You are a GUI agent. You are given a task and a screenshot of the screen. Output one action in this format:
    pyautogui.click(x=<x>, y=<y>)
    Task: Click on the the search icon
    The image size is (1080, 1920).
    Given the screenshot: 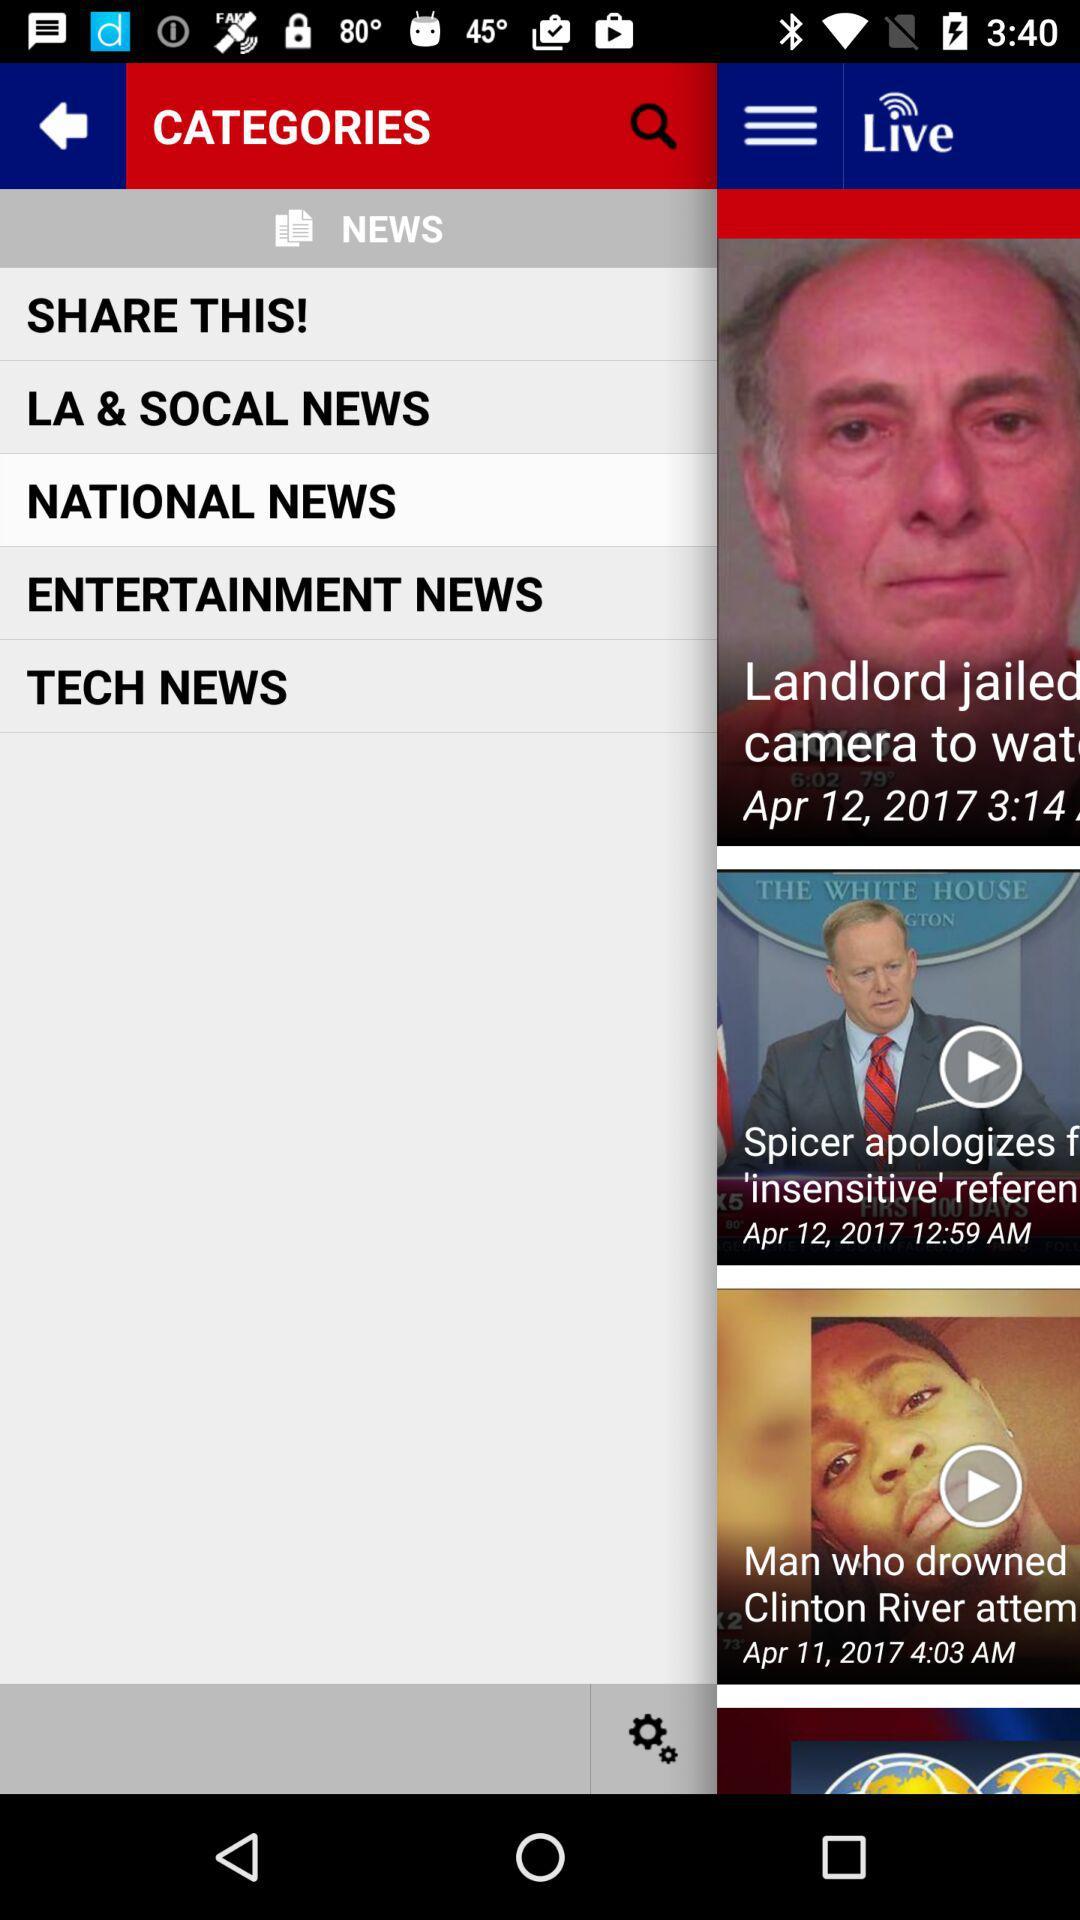 What is the action you would take?
    pyautogui.click(x=654, y=124)
    